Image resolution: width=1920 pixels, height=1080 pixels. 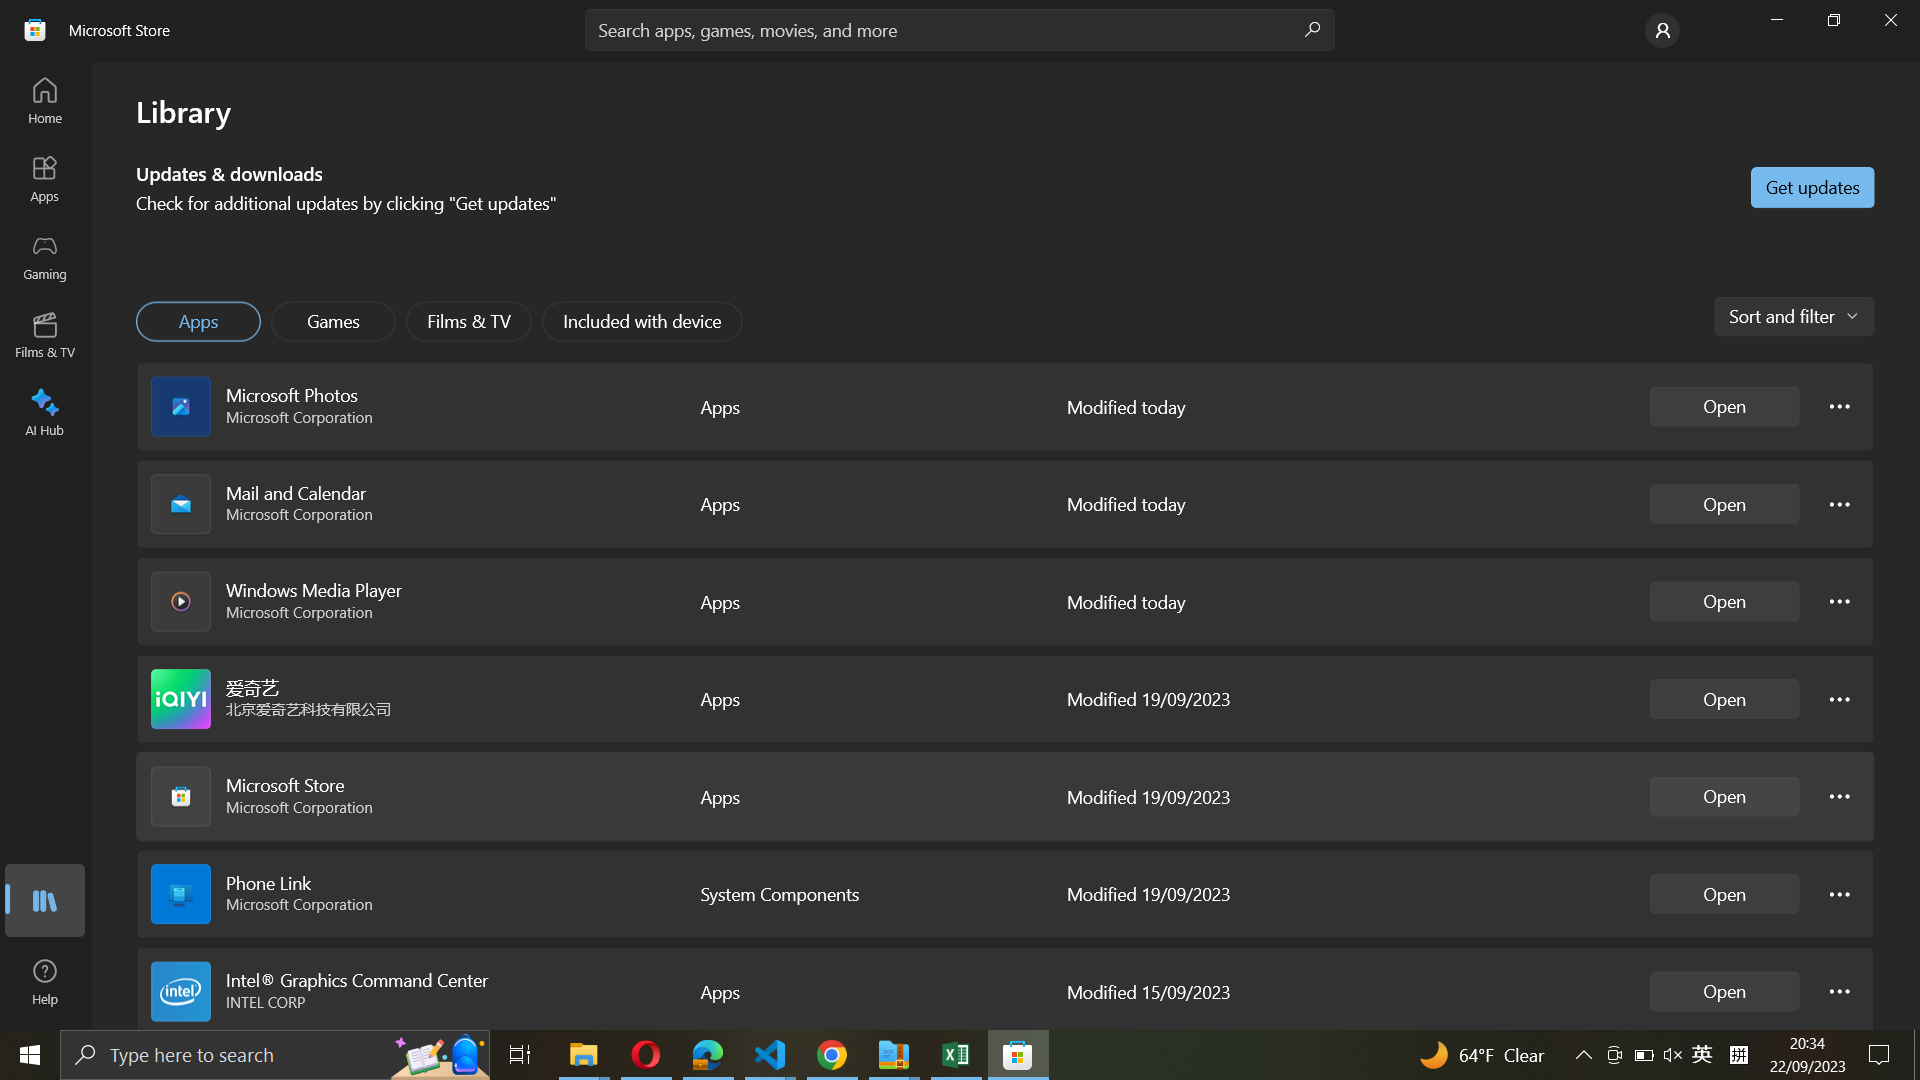 I want to click on the option menu on Microsoft Photos, so click(x=3529920, y=439560).